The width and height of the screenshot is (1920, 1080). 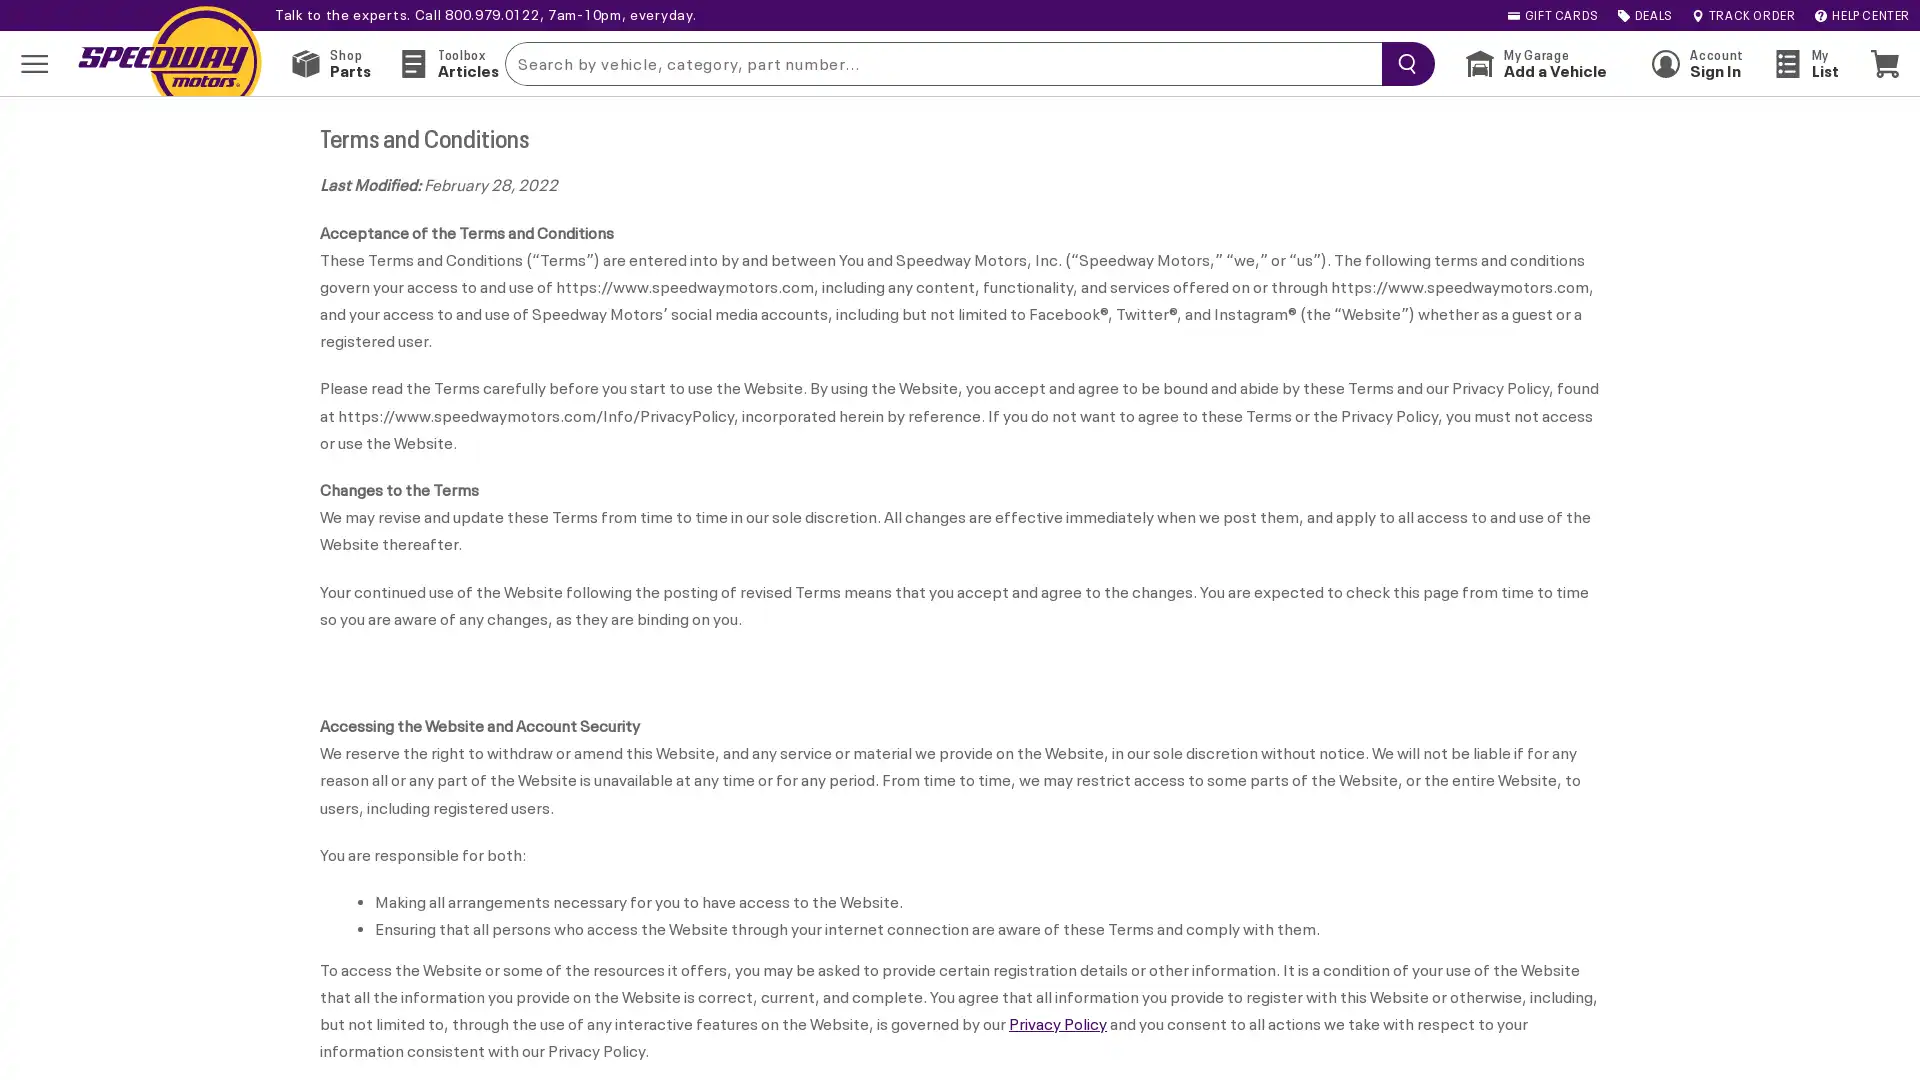 What do you see at coordinates (447, 62) in the screenshot?
I see `Toolbox Articles` at bounding box center [447, 62].